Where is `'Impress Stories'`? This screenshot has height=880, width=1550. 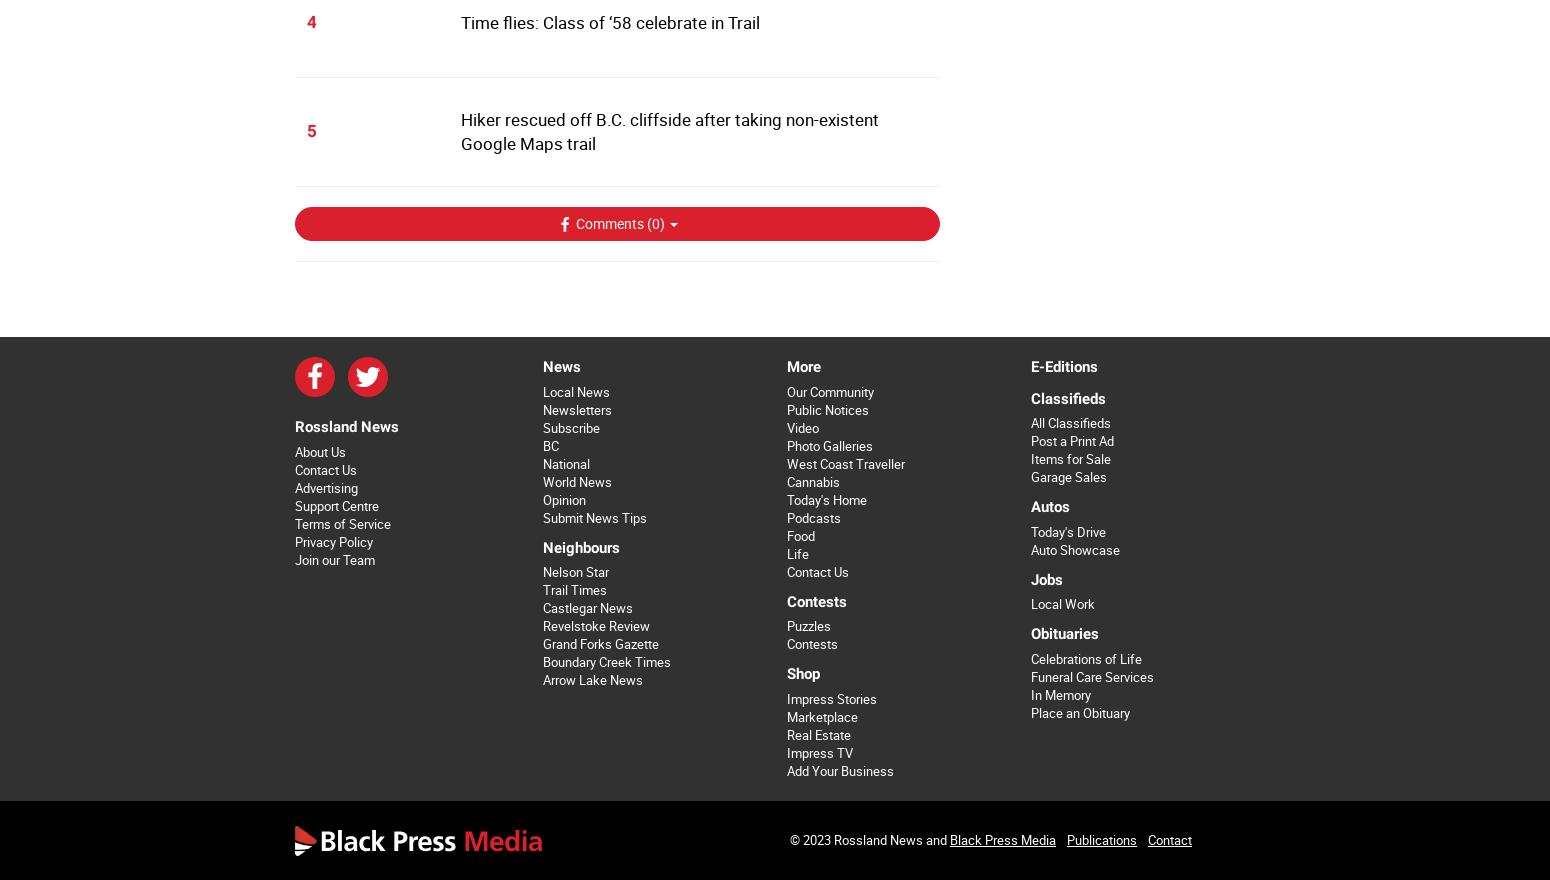
'Impress Stories' is located at coordinates (829, 698).